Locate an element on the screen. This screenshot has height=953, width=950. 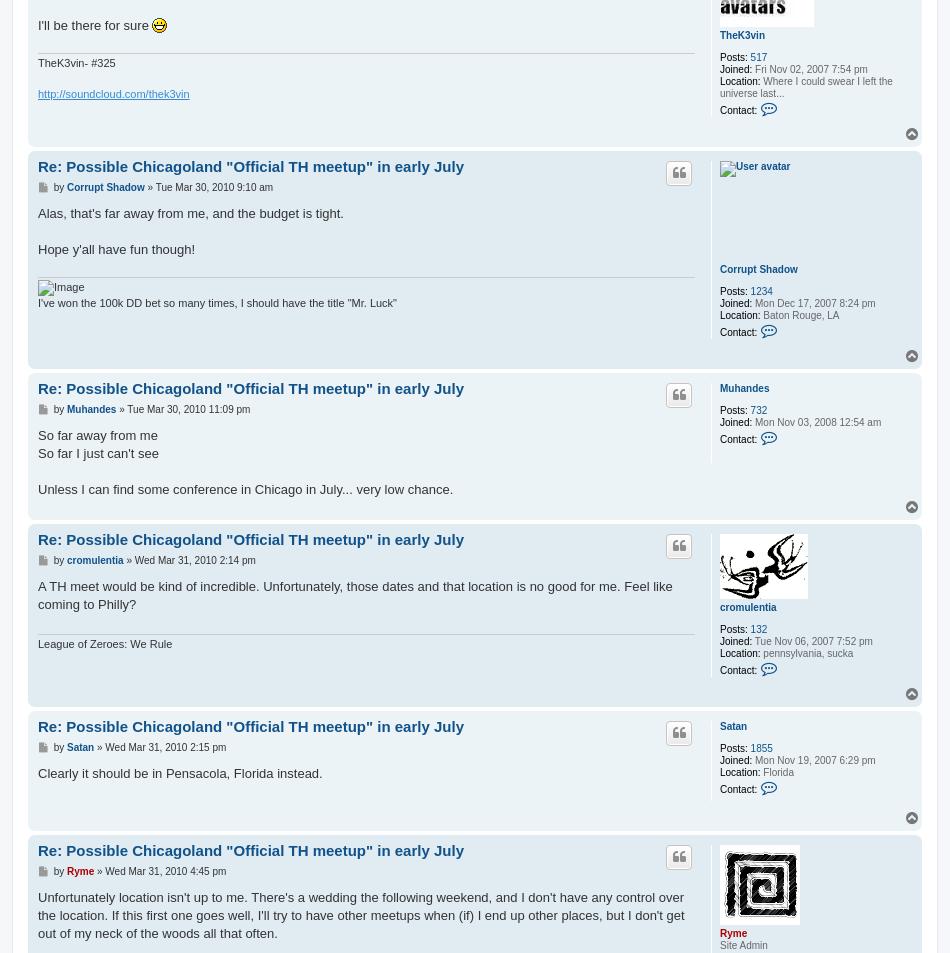
'732' is located at coordinates (749, 409).